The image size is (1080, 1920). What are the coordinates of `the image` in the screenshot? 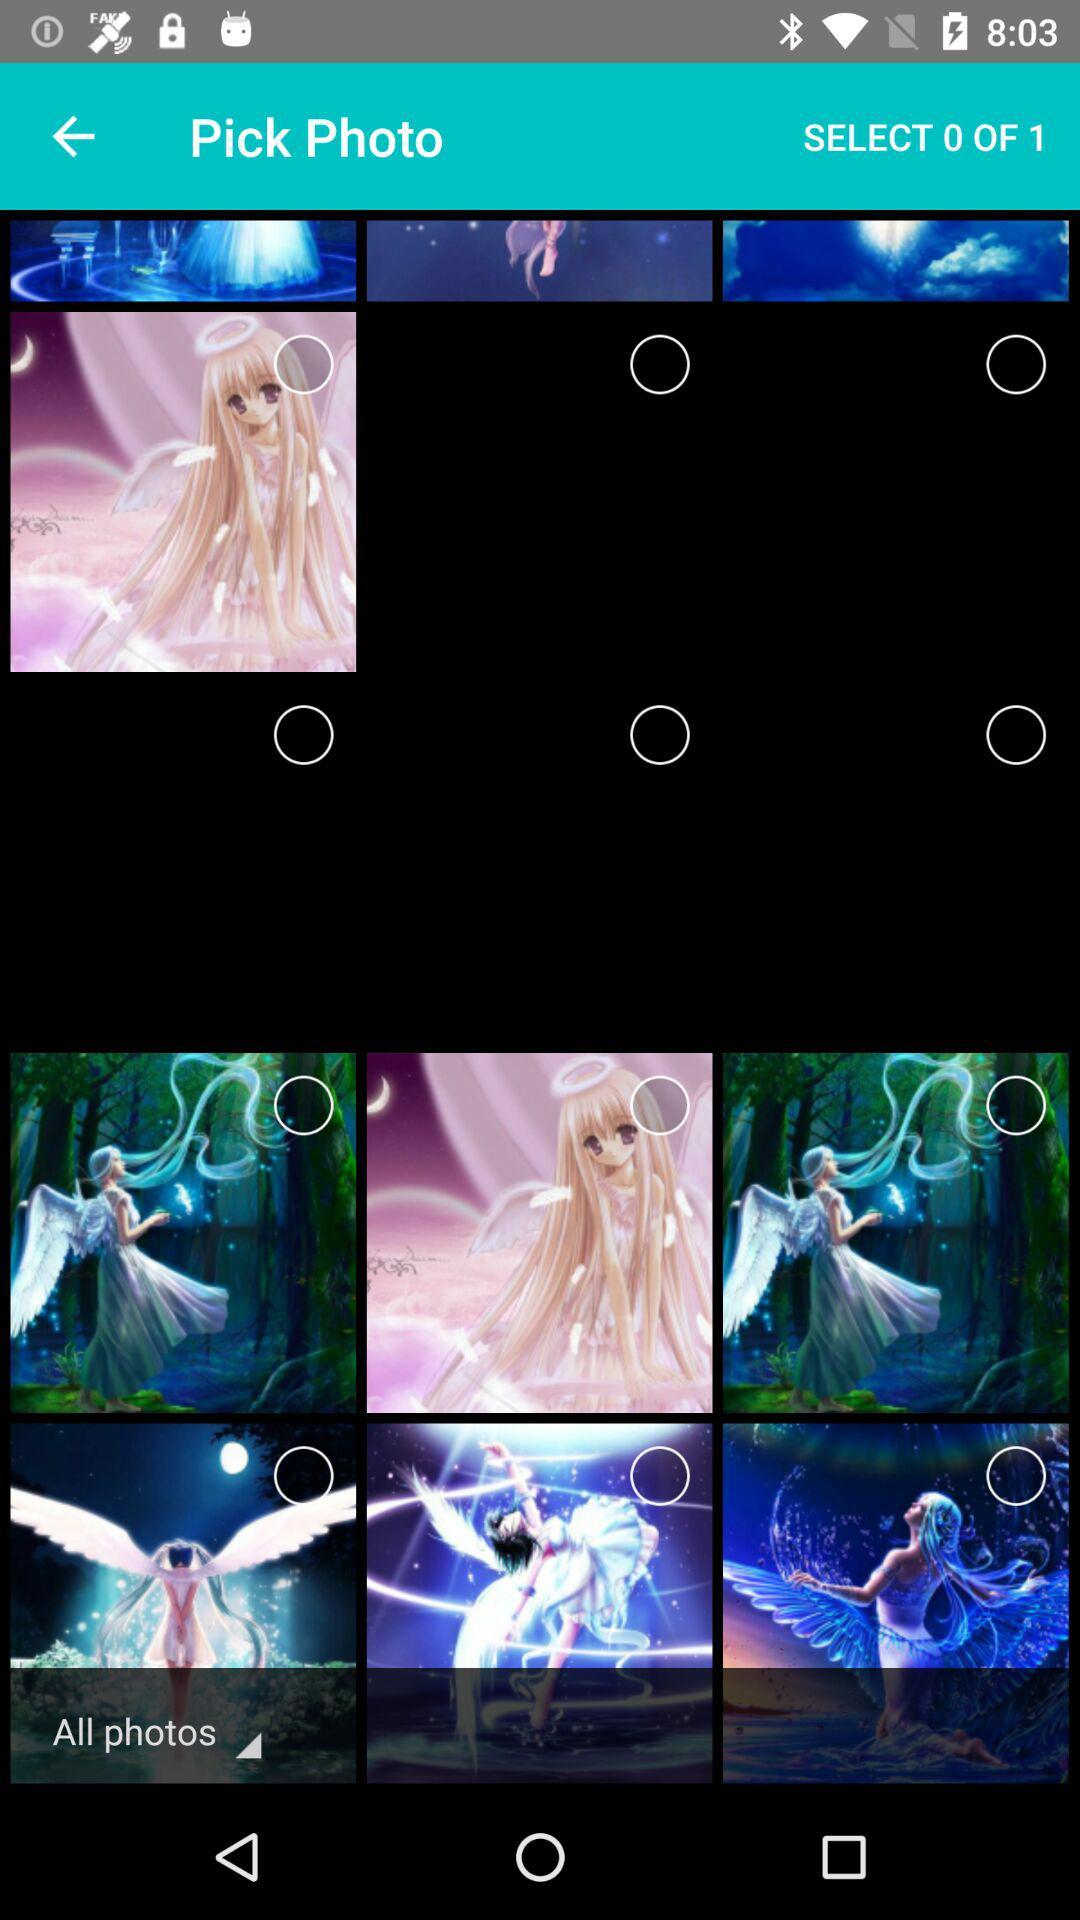 It's located at (303, 733).